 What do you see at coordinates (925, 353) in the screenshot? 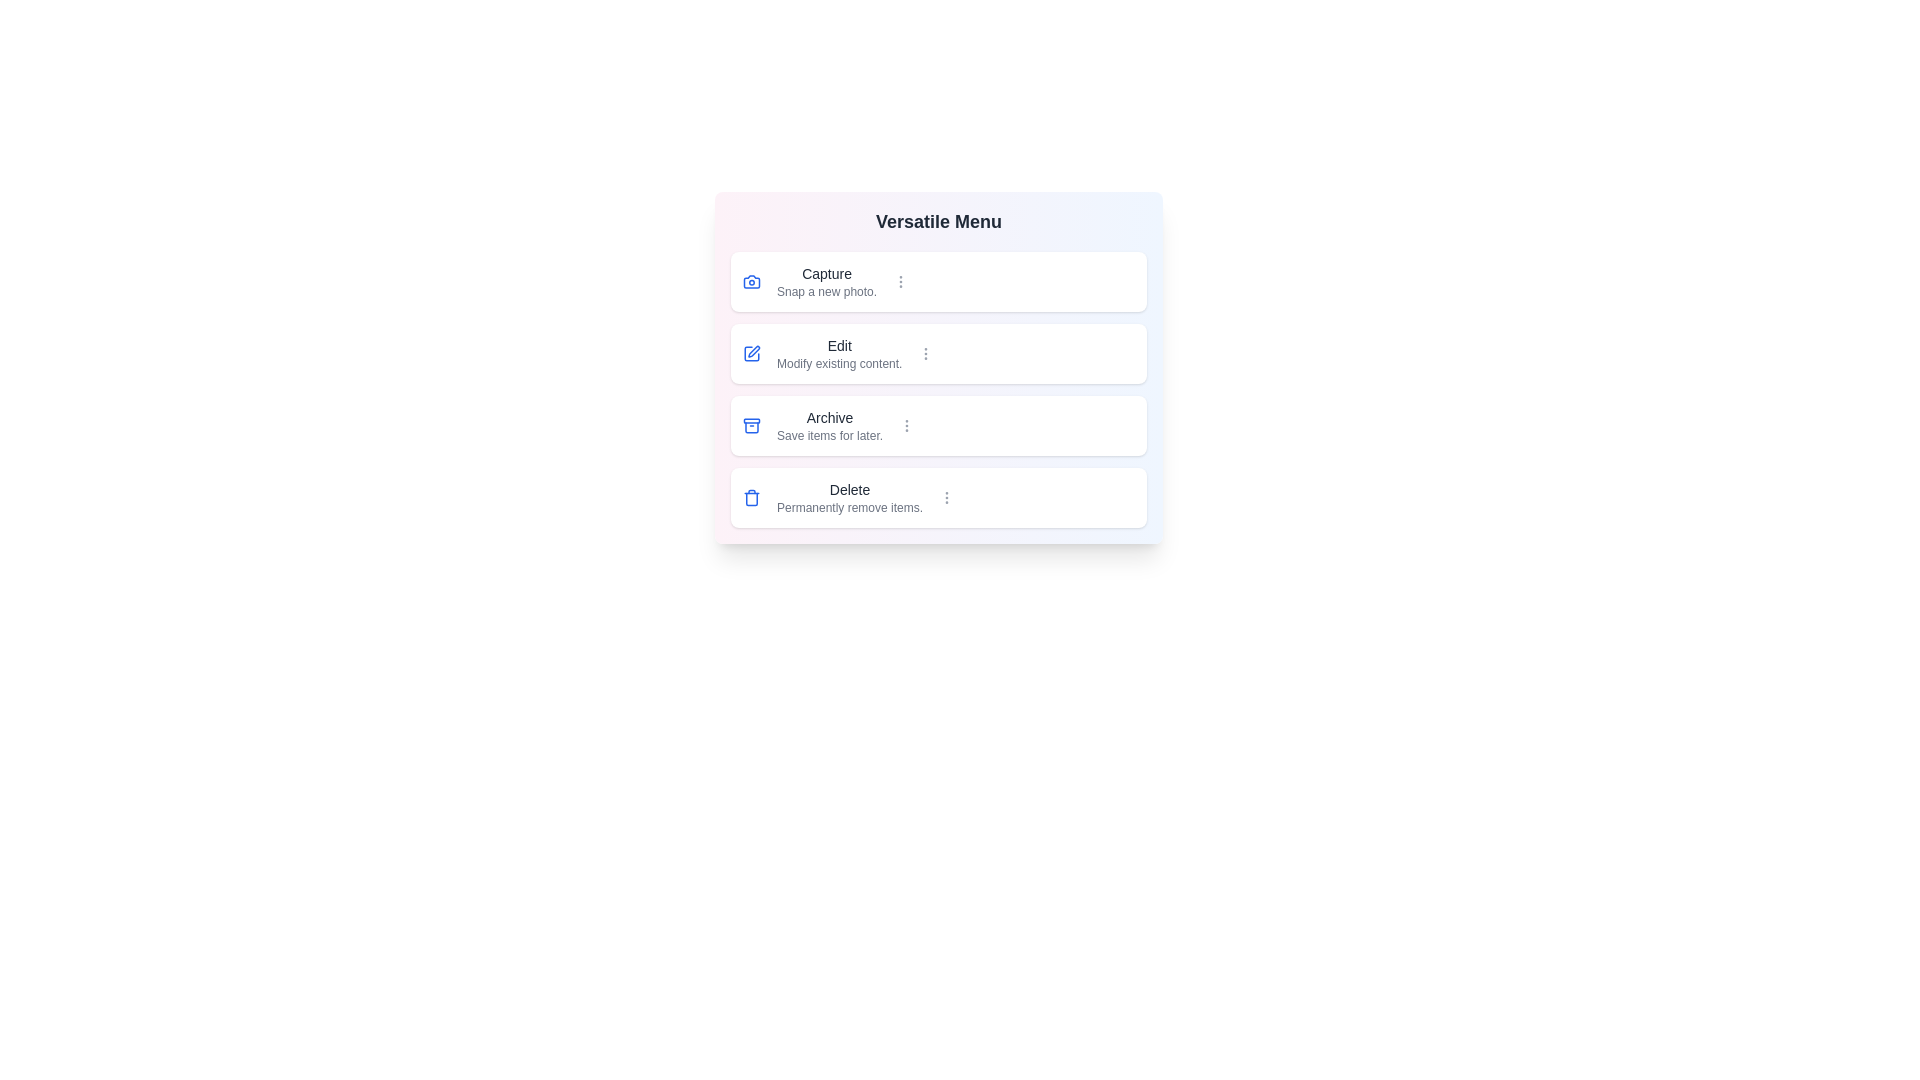
I see `the ellipsis icon of the menu item corresponding to Edit` at bounding box center [925, 353].